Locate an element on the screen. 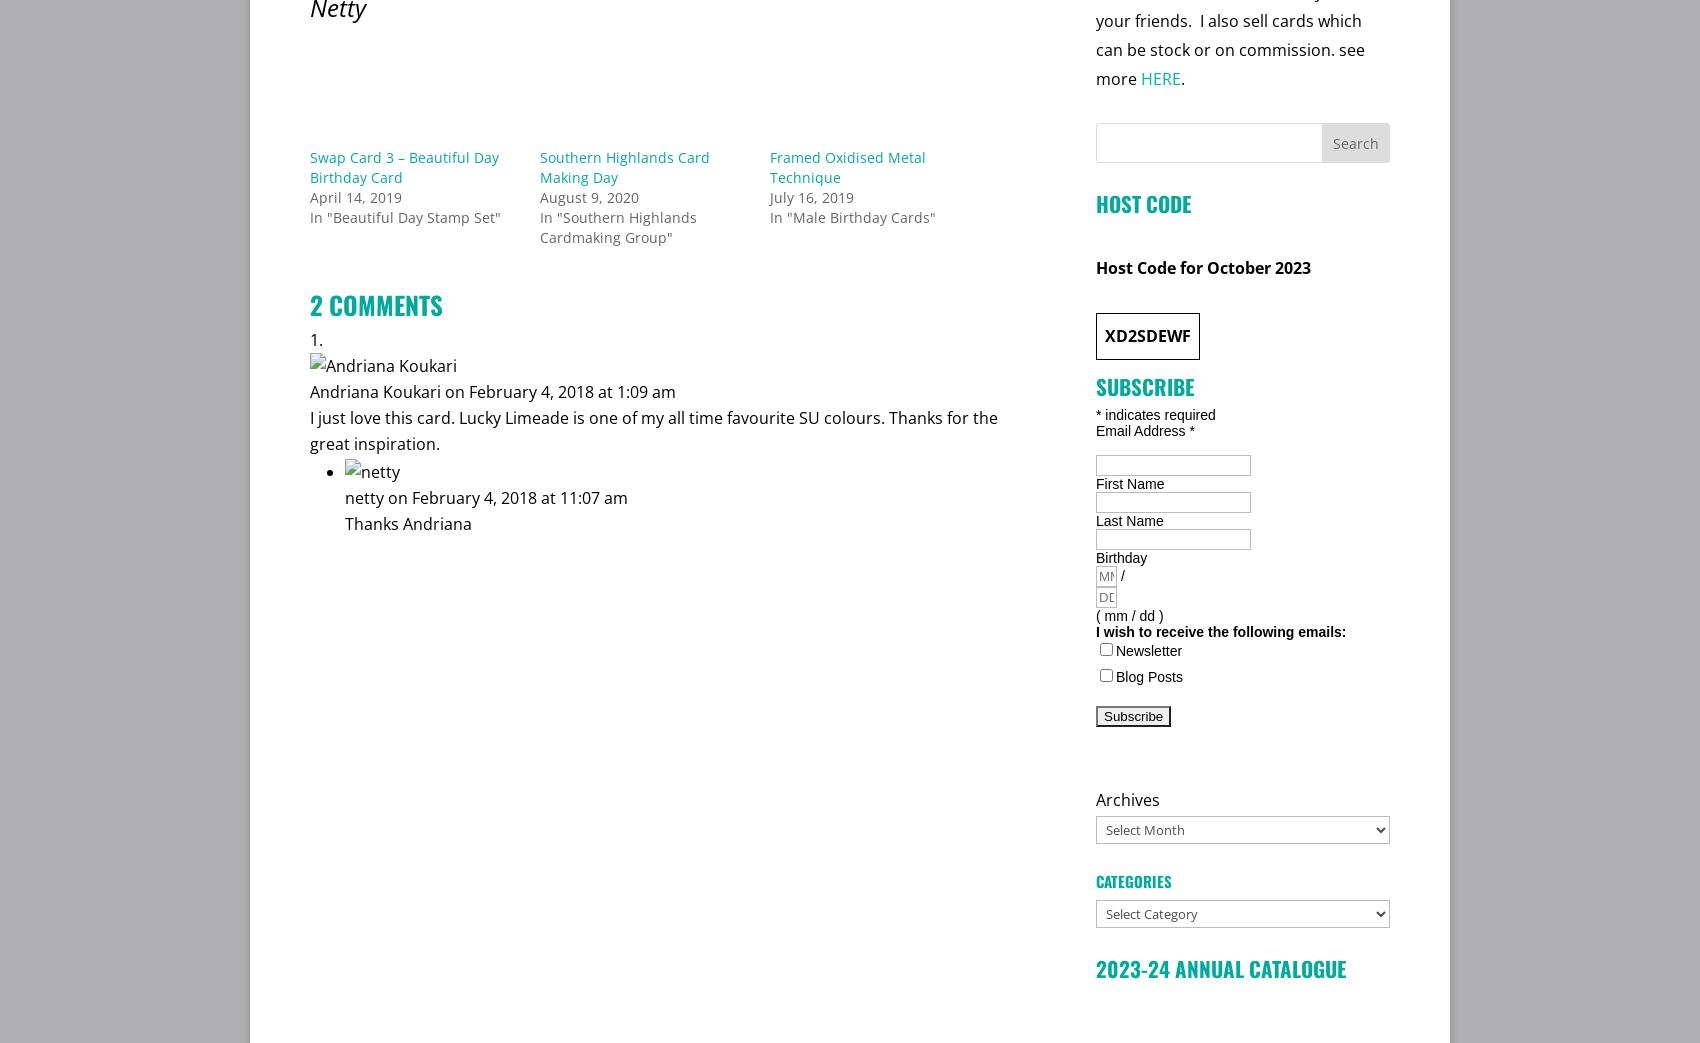 This screenshot has height=1043, width=1700. 'Email Address' is located at coordinates (1142, 430).